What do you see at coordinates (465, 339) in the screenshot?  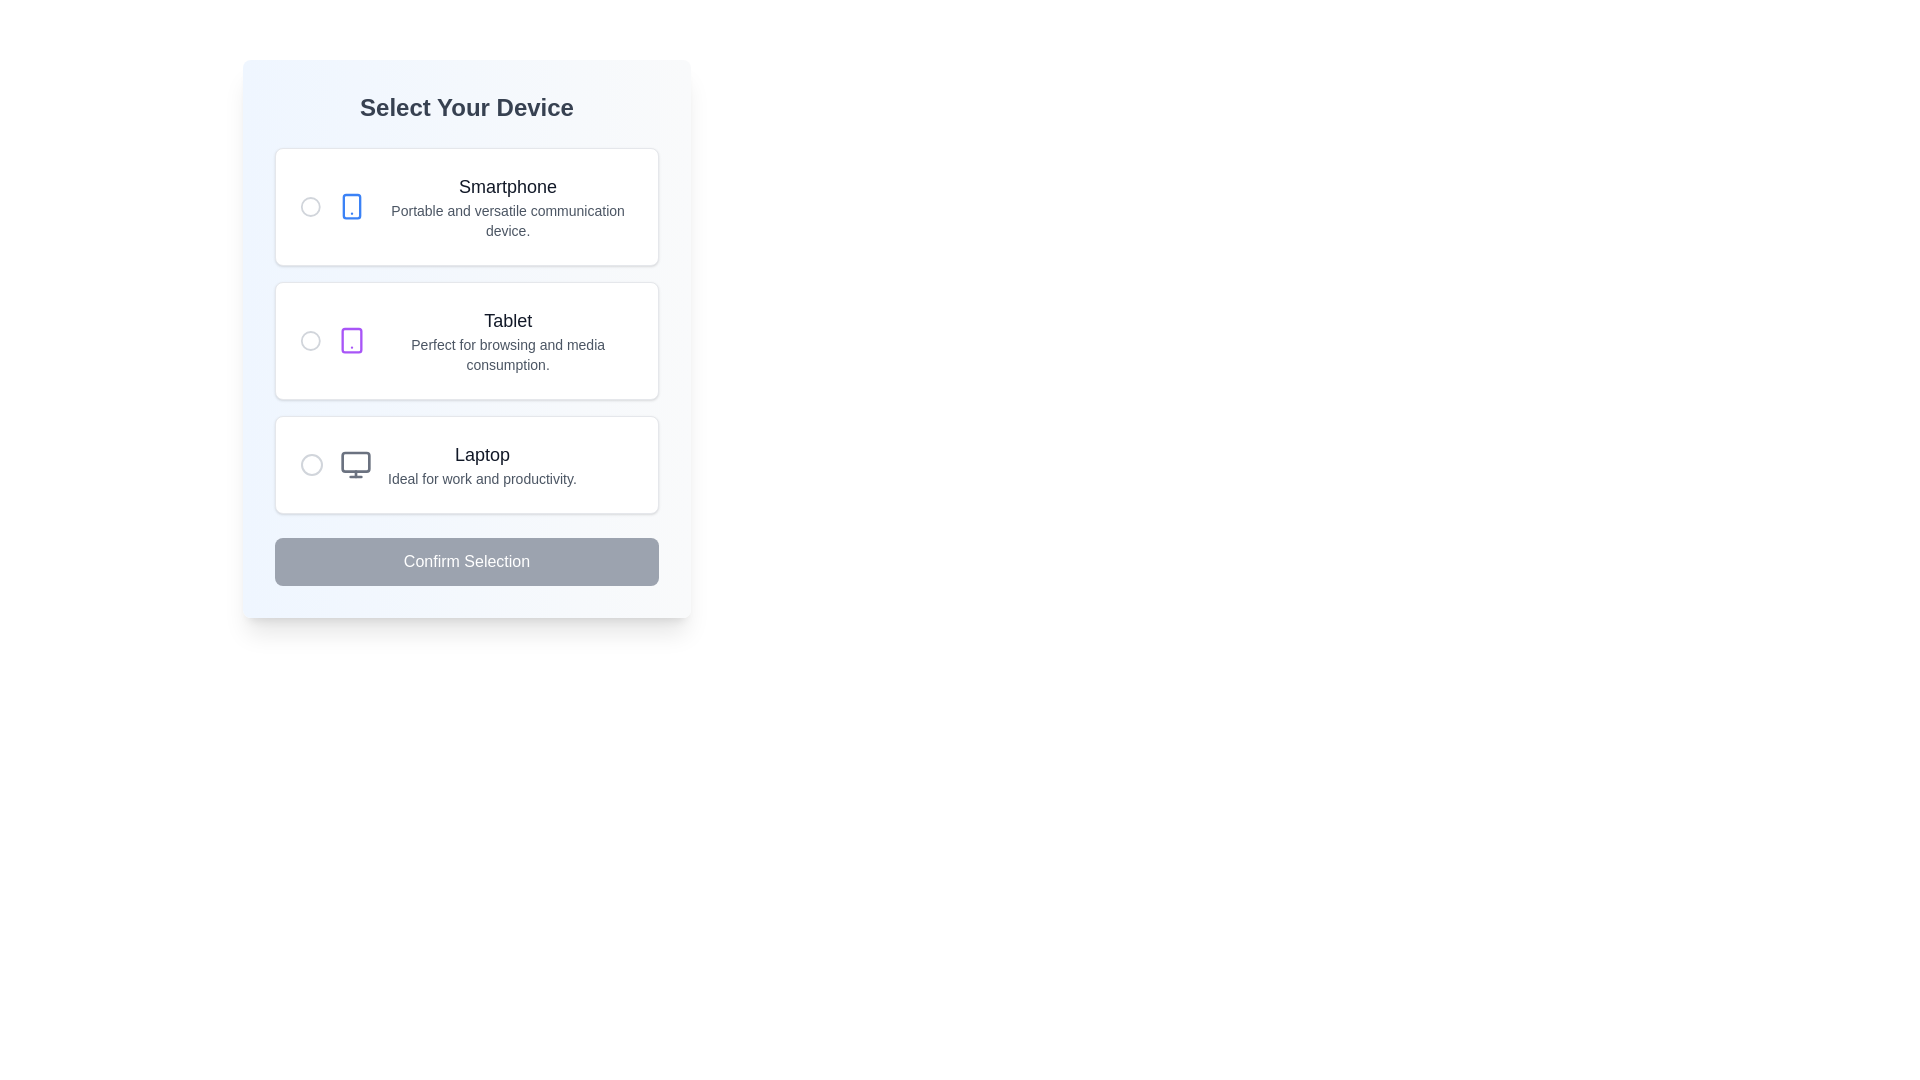 I see `the 'Tablet' selectable option in the device list` at bounding box center [465, 339].